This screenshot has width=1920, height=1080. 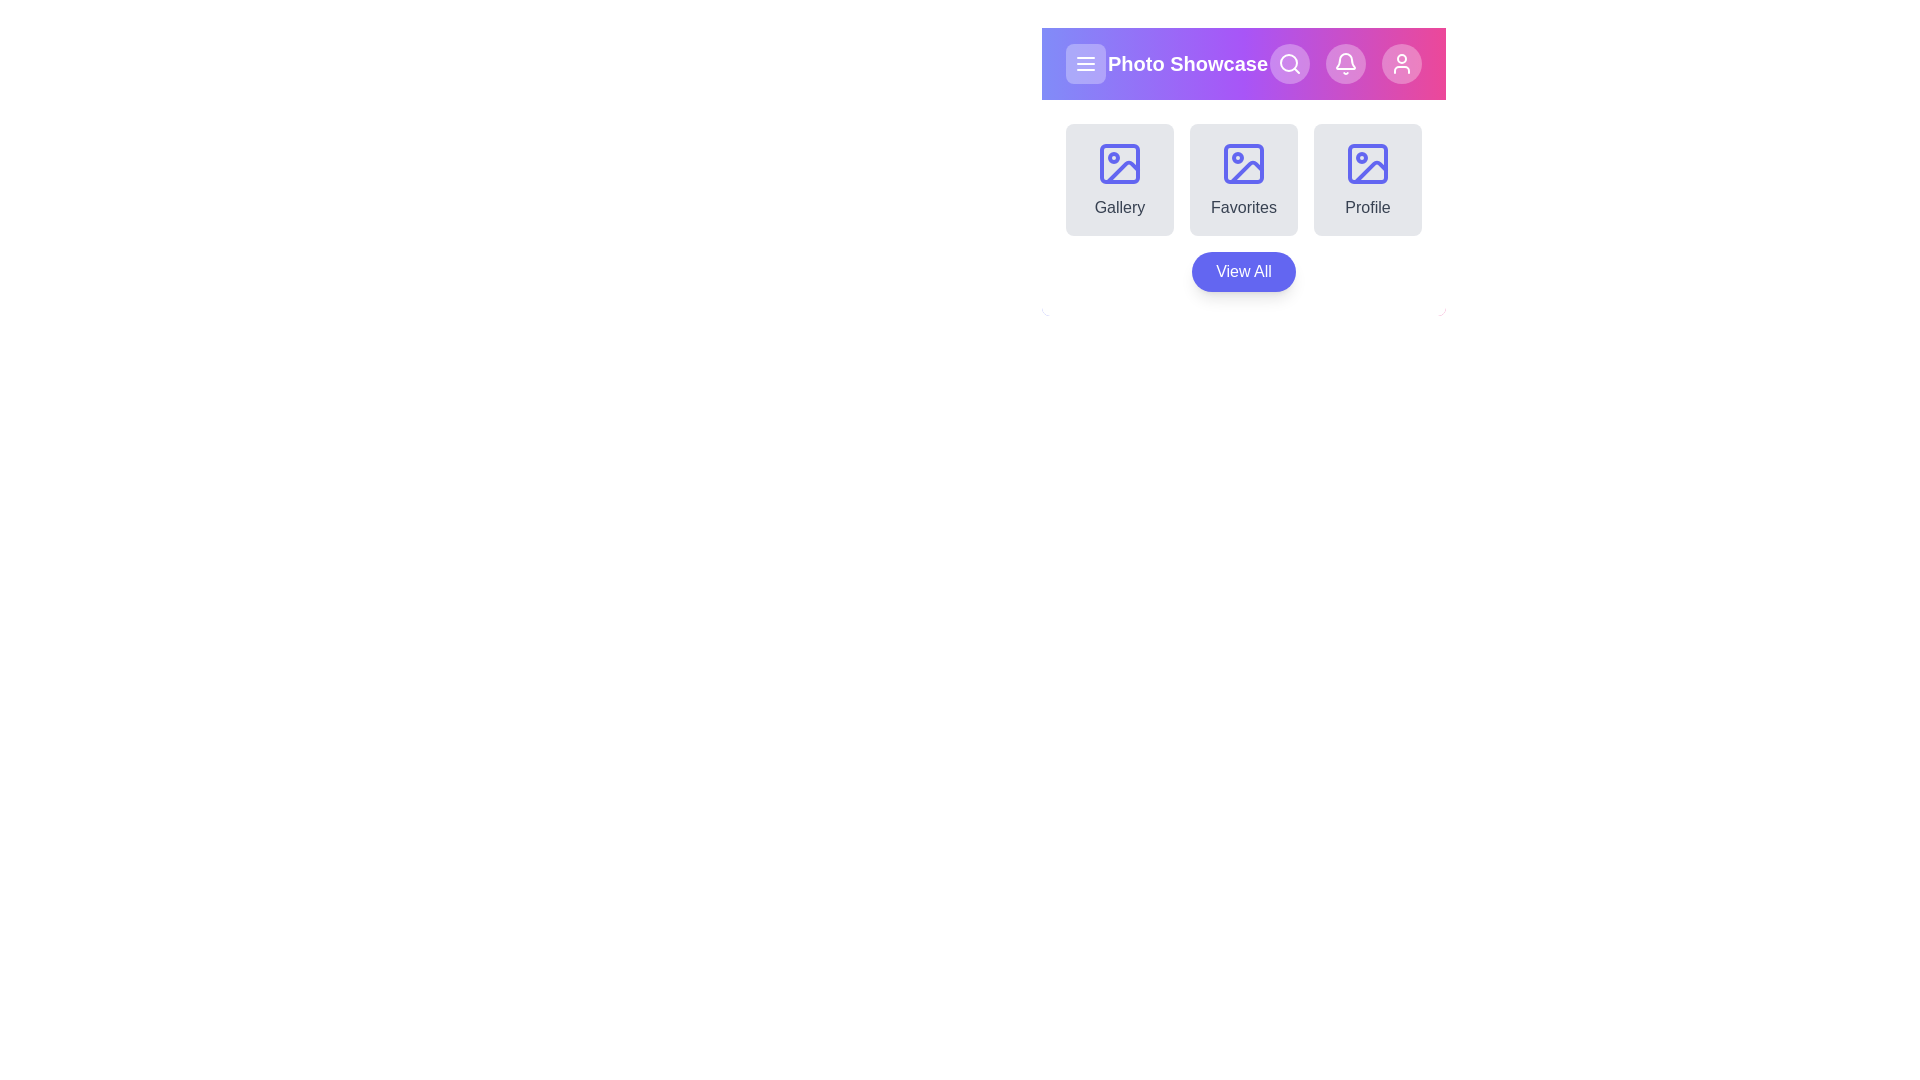 I want to click on the bell icon to access notifications, so click(x=1345, y=63).